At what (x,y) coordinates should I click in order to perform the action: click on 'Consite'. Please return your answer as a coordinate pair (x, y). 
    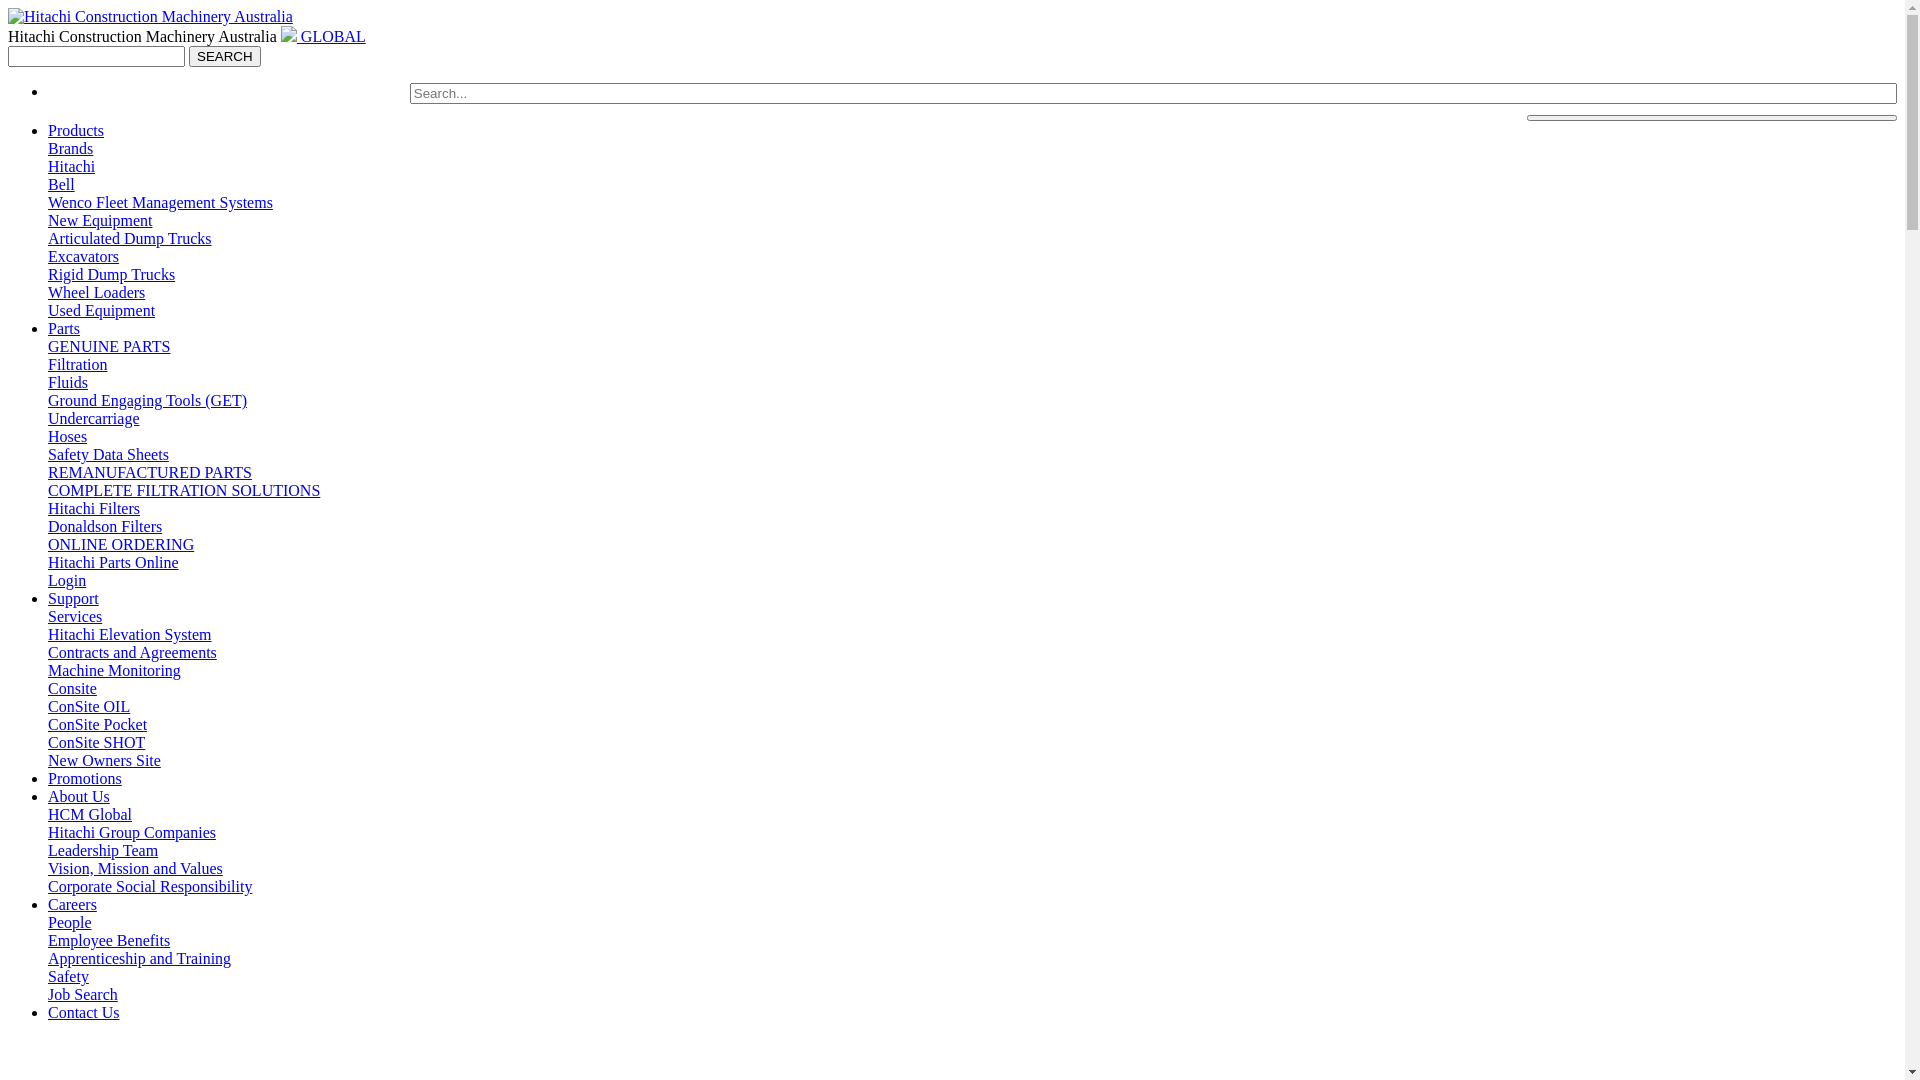
    Looking at the image, I should click on (48, 687).